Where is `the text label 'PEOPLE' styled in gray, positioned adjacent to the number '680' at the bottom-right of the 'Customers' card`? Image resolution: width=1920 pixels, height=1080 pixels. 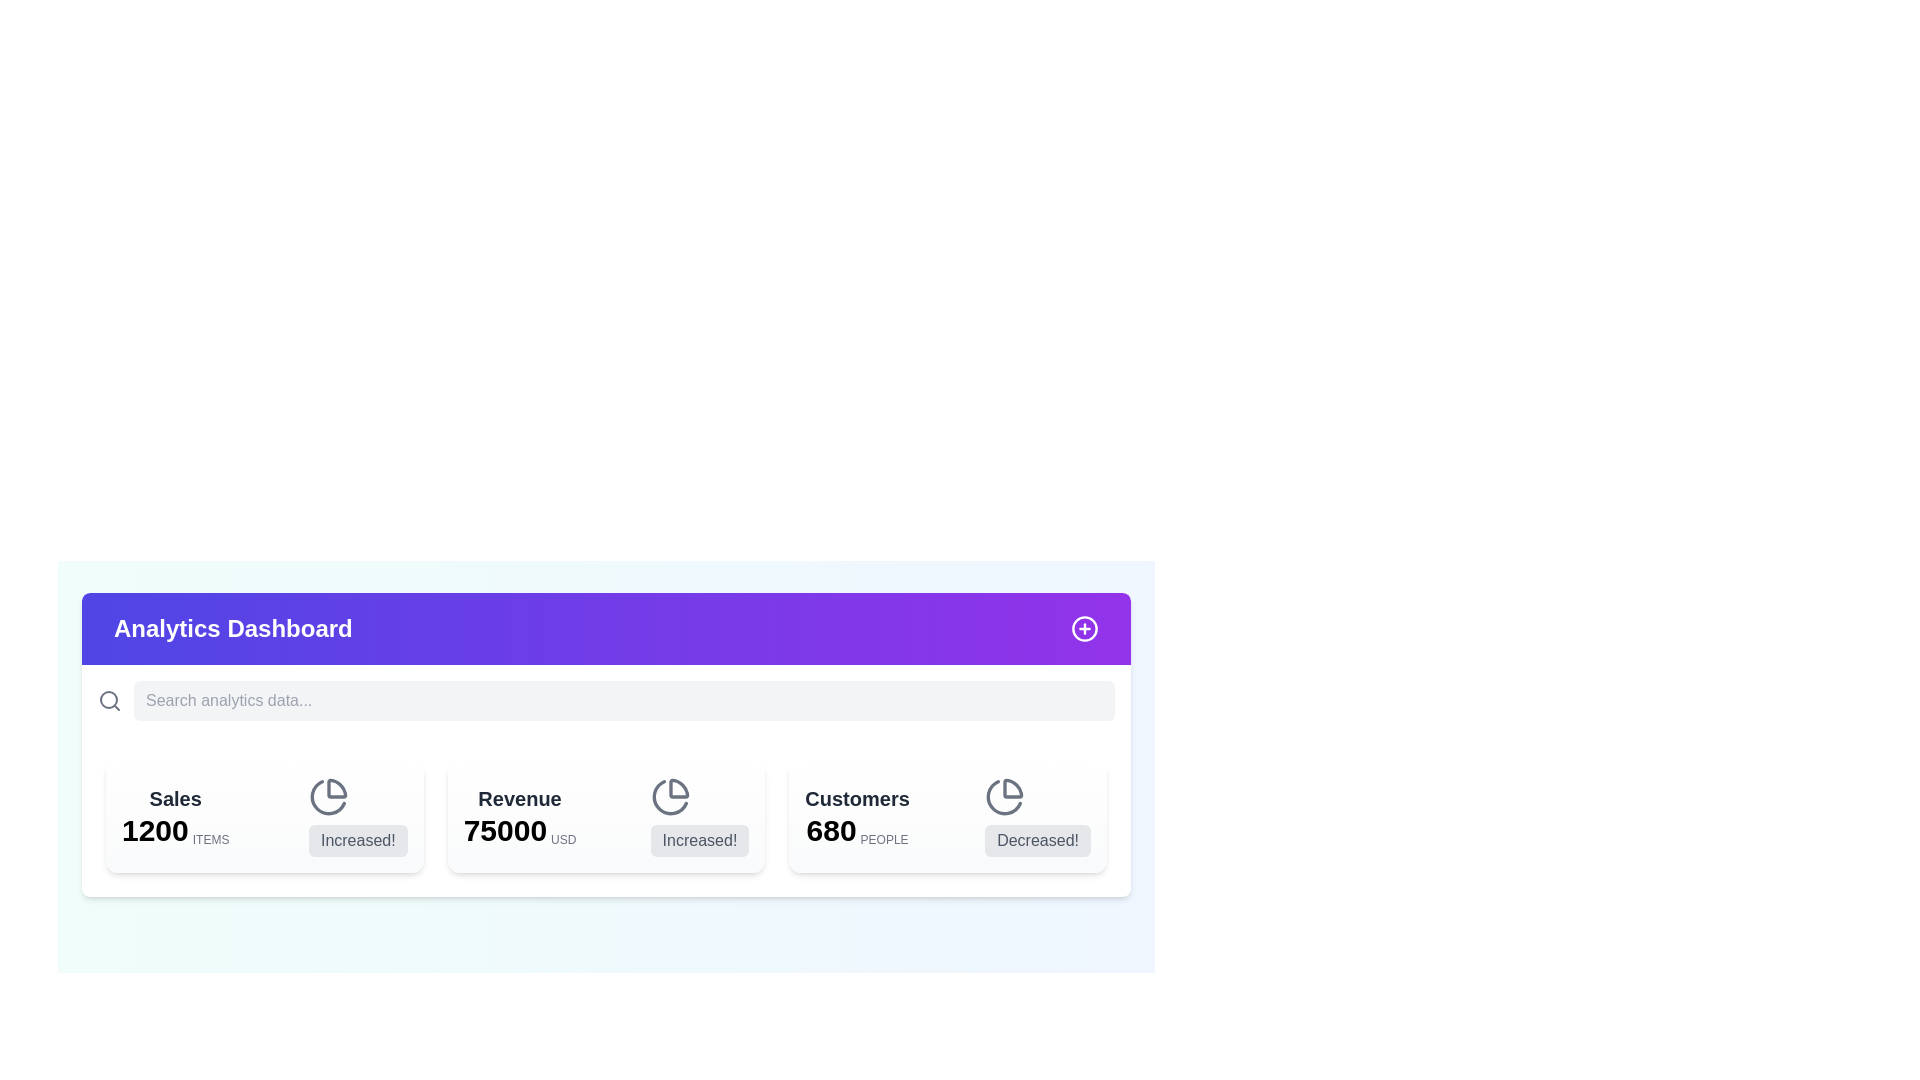
the text label 'PEOPLE' styled in gray, positioned adjacent to the number '680' at the bottom-right of the 'Customers' card is located at coordinates (883, 840).